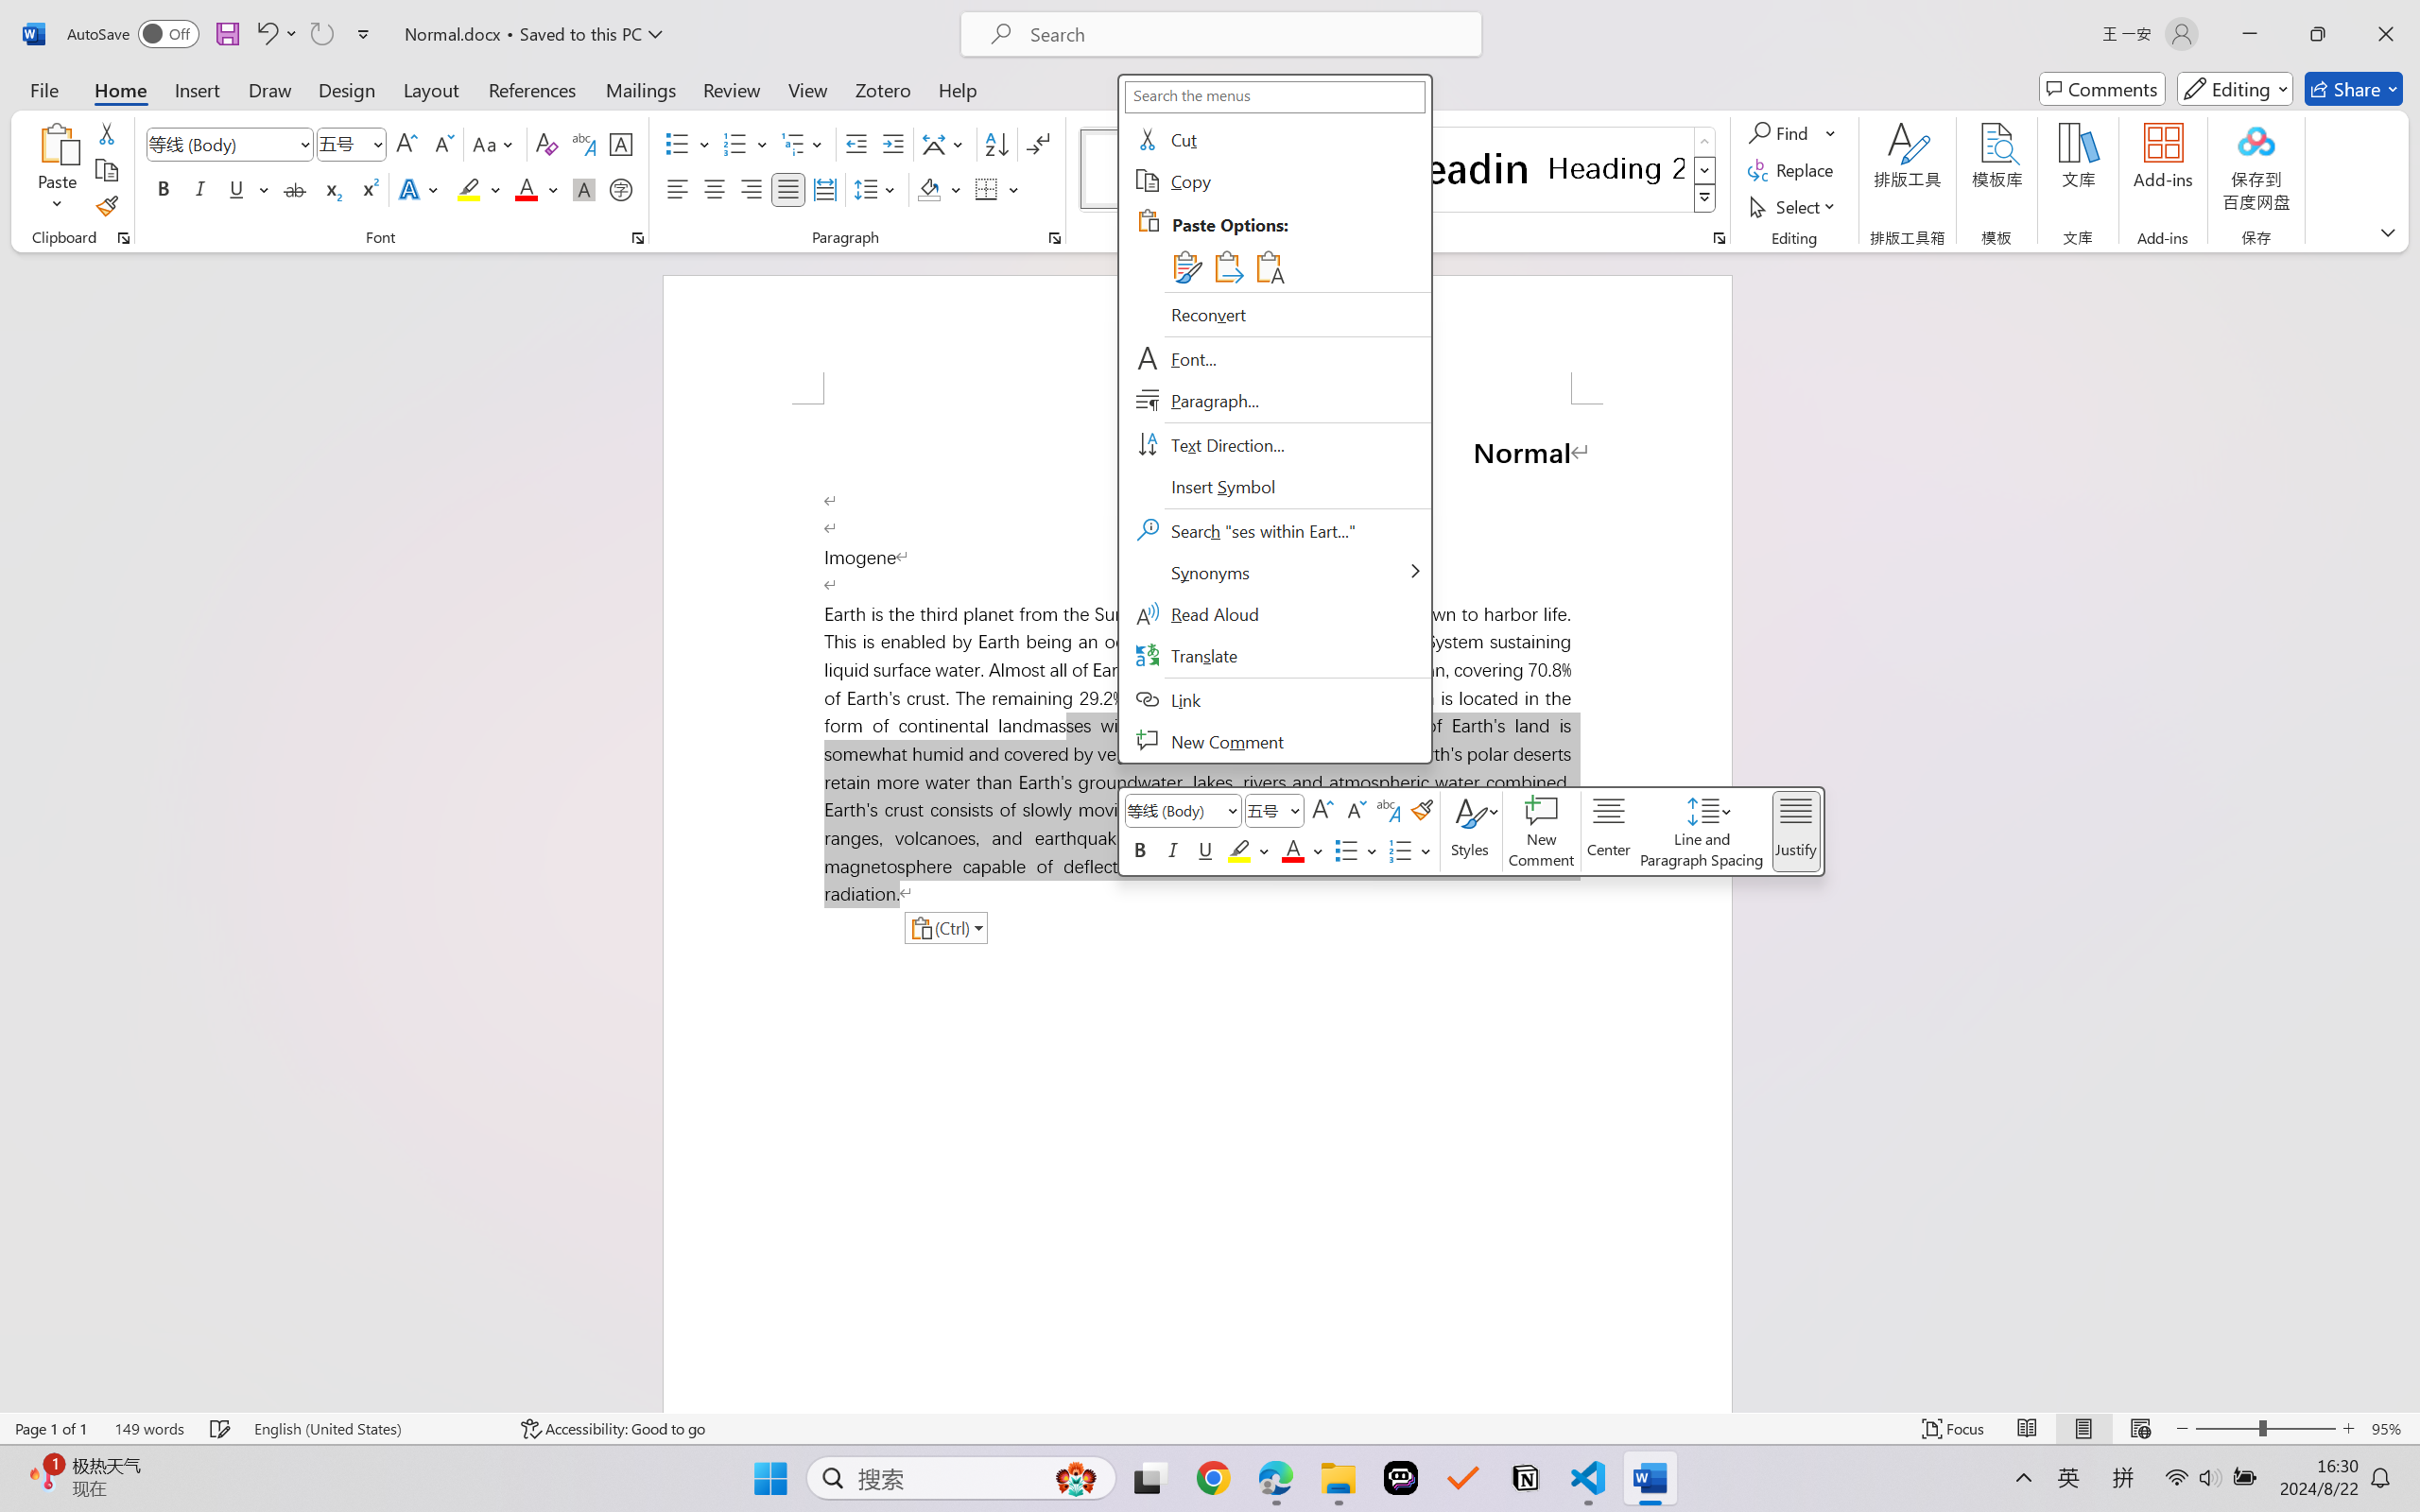  I want to click on 'Superscript', so click(367, 188).